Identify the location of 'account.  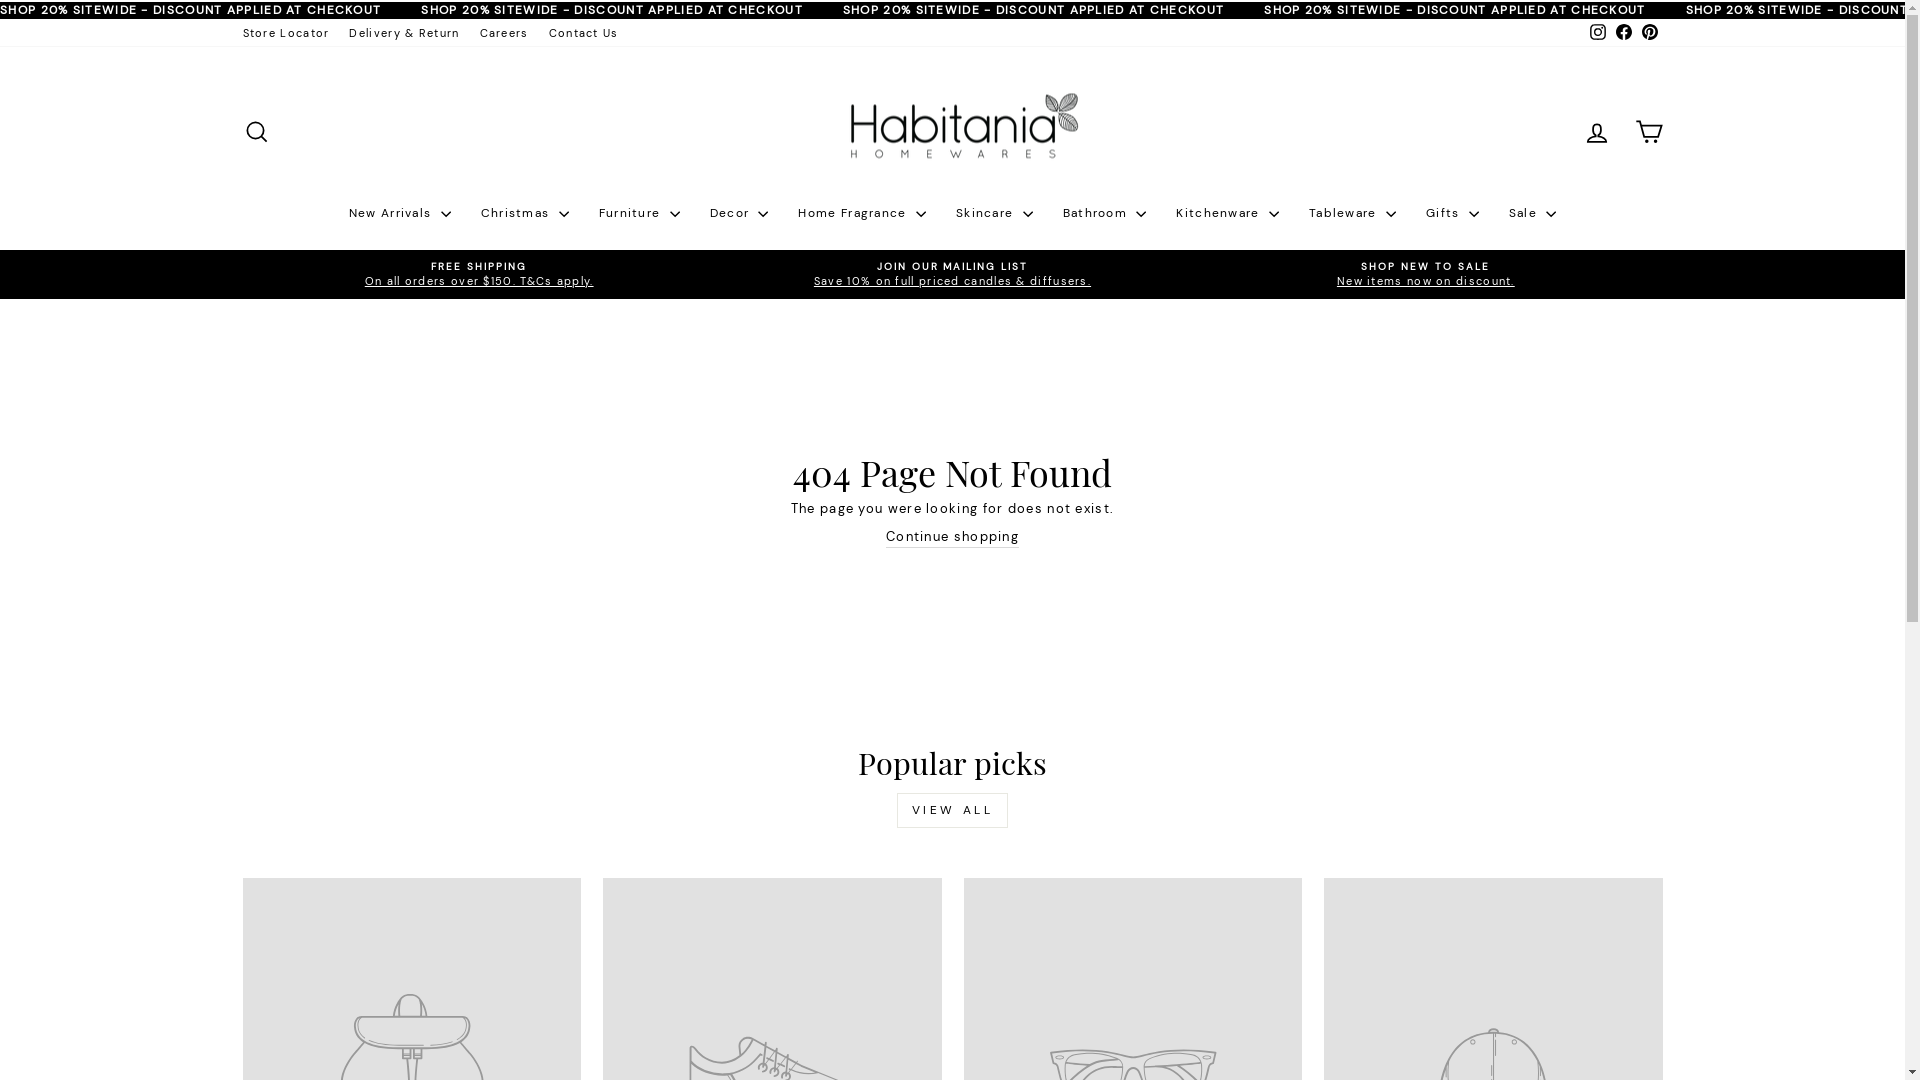
(1595, 132).